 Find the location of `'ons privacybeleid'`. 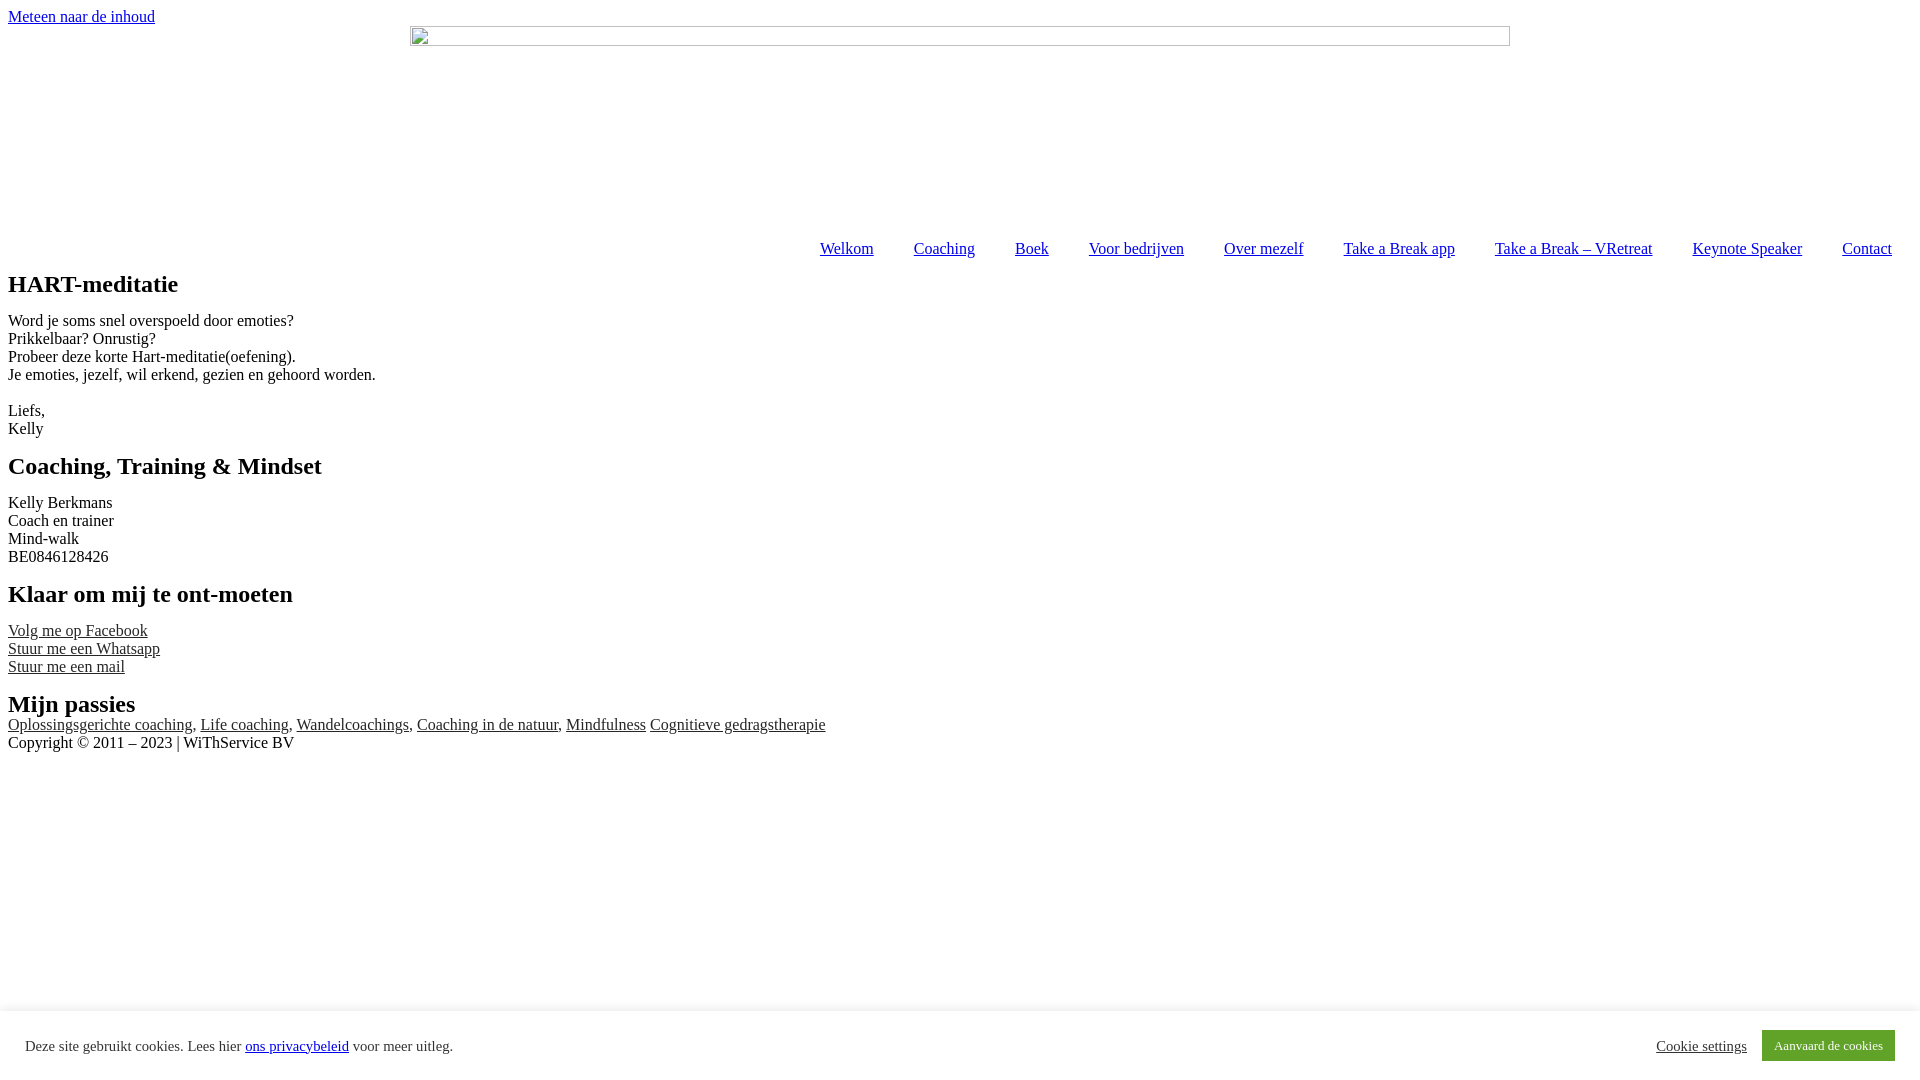

'ons privacybeleid' is located at coordinates (296, 1044).